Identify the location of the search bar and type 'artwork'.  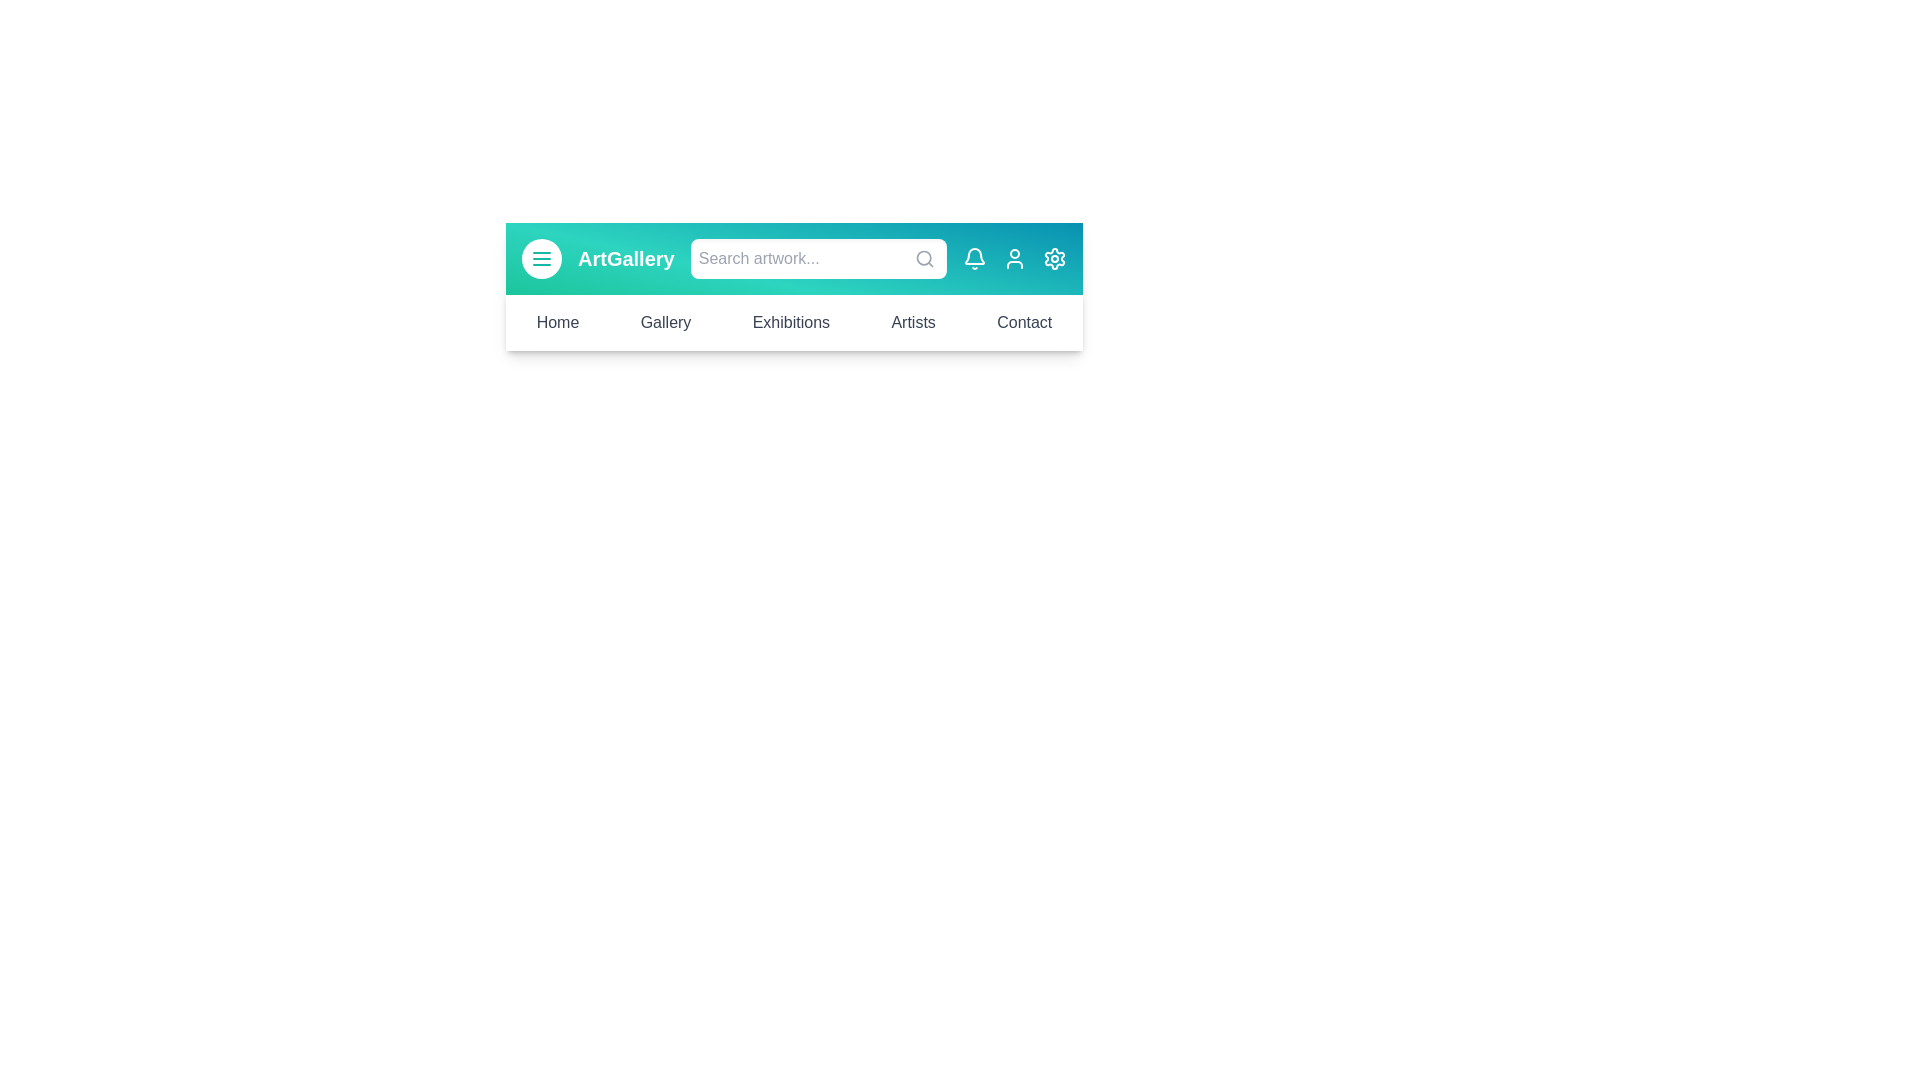
(817, 257).